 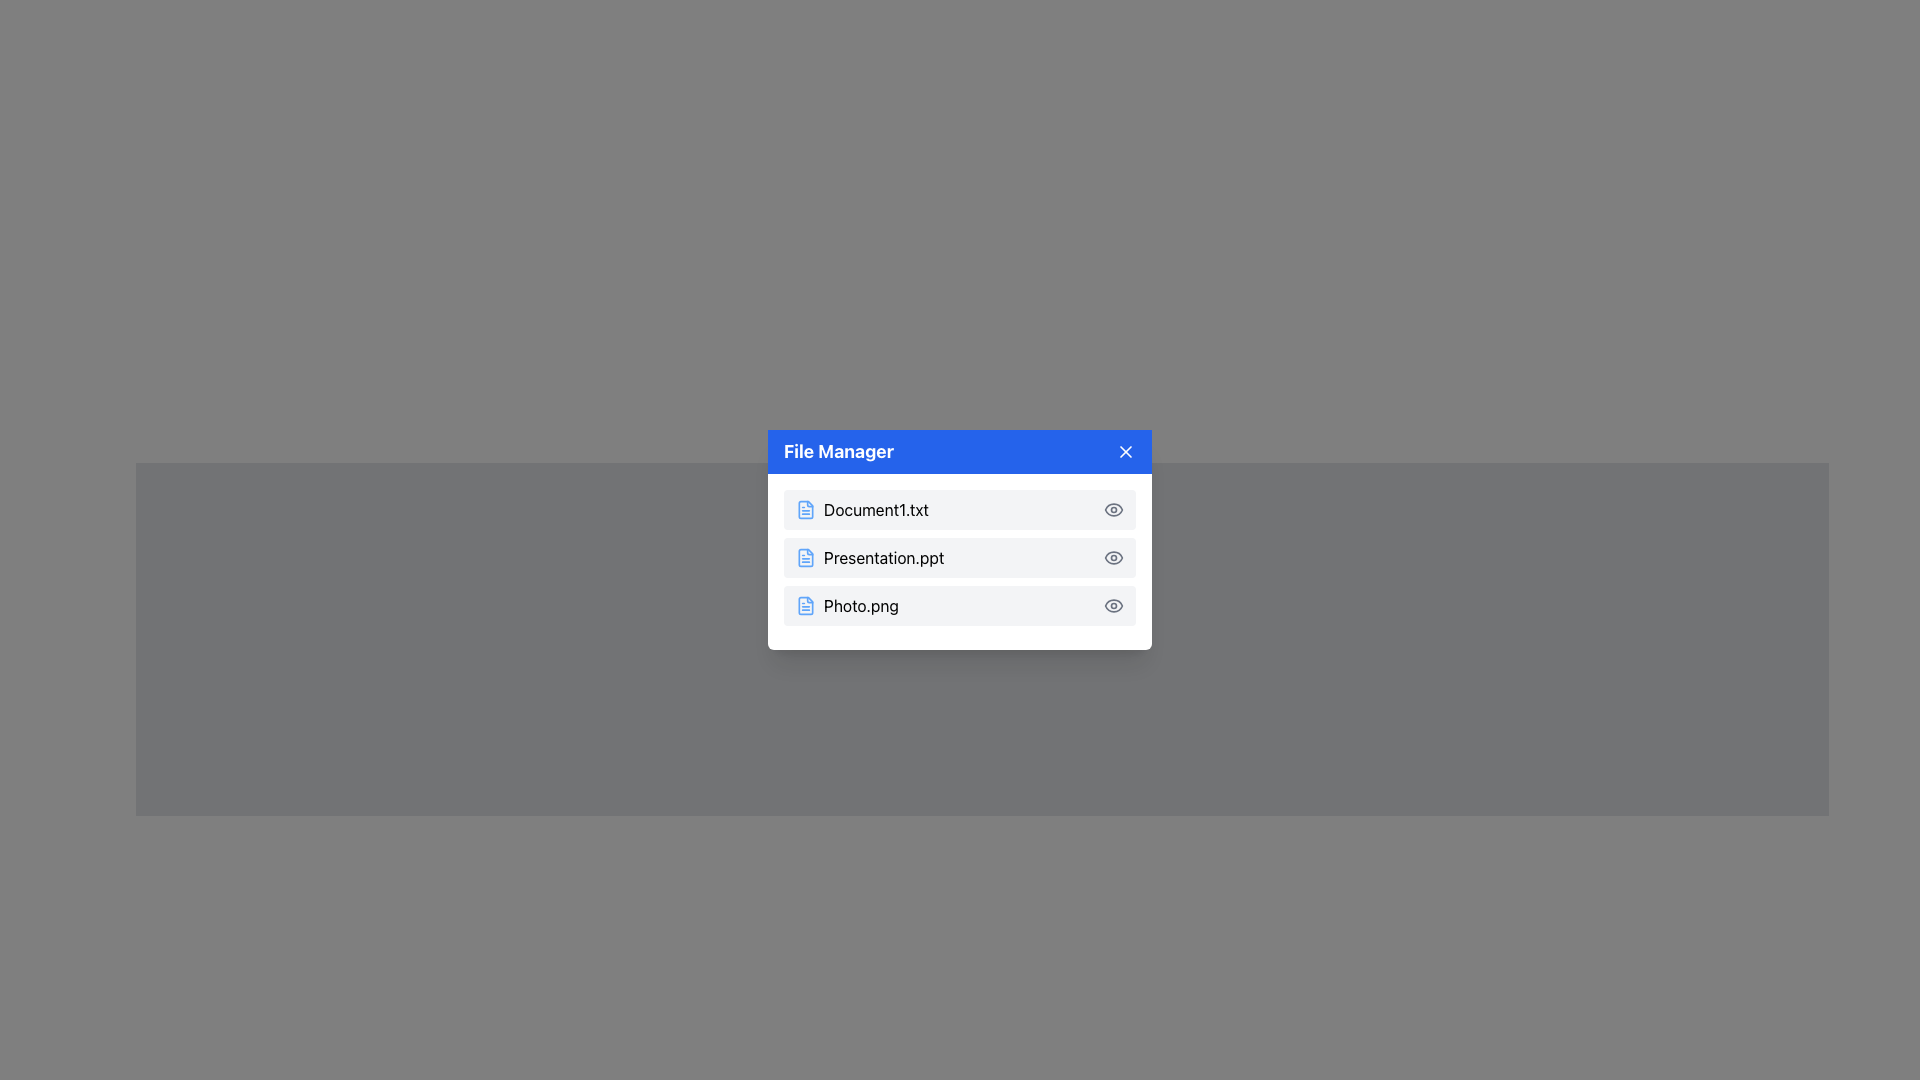 What do you see at coordinates (960, 558) in the screenshot?
I see `the list item displaying the filename 'Presentation.ppt'` at bounding box center [960, 558].